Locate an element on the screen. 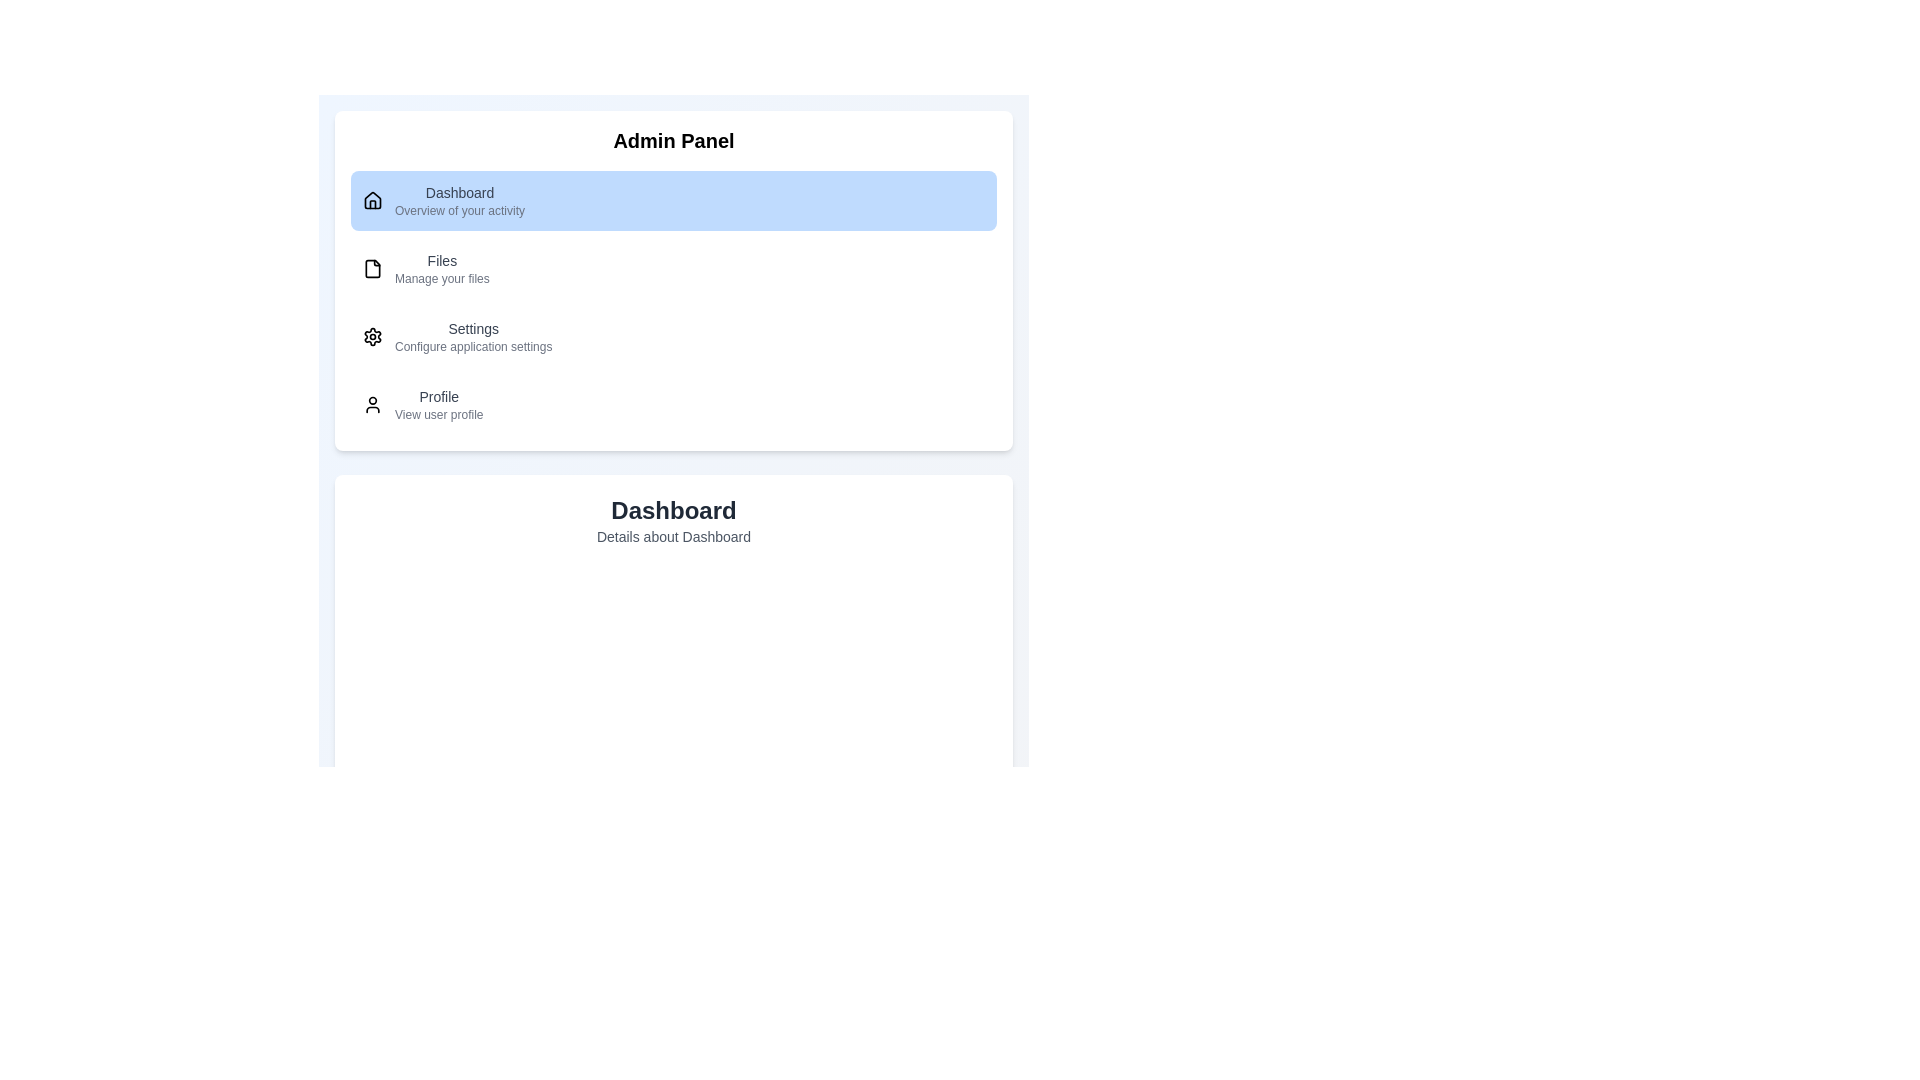 Image resolution: width=1920 pixels, height=1080 pixels. the menu item Files to view its details is located at coordinates (673, 268).